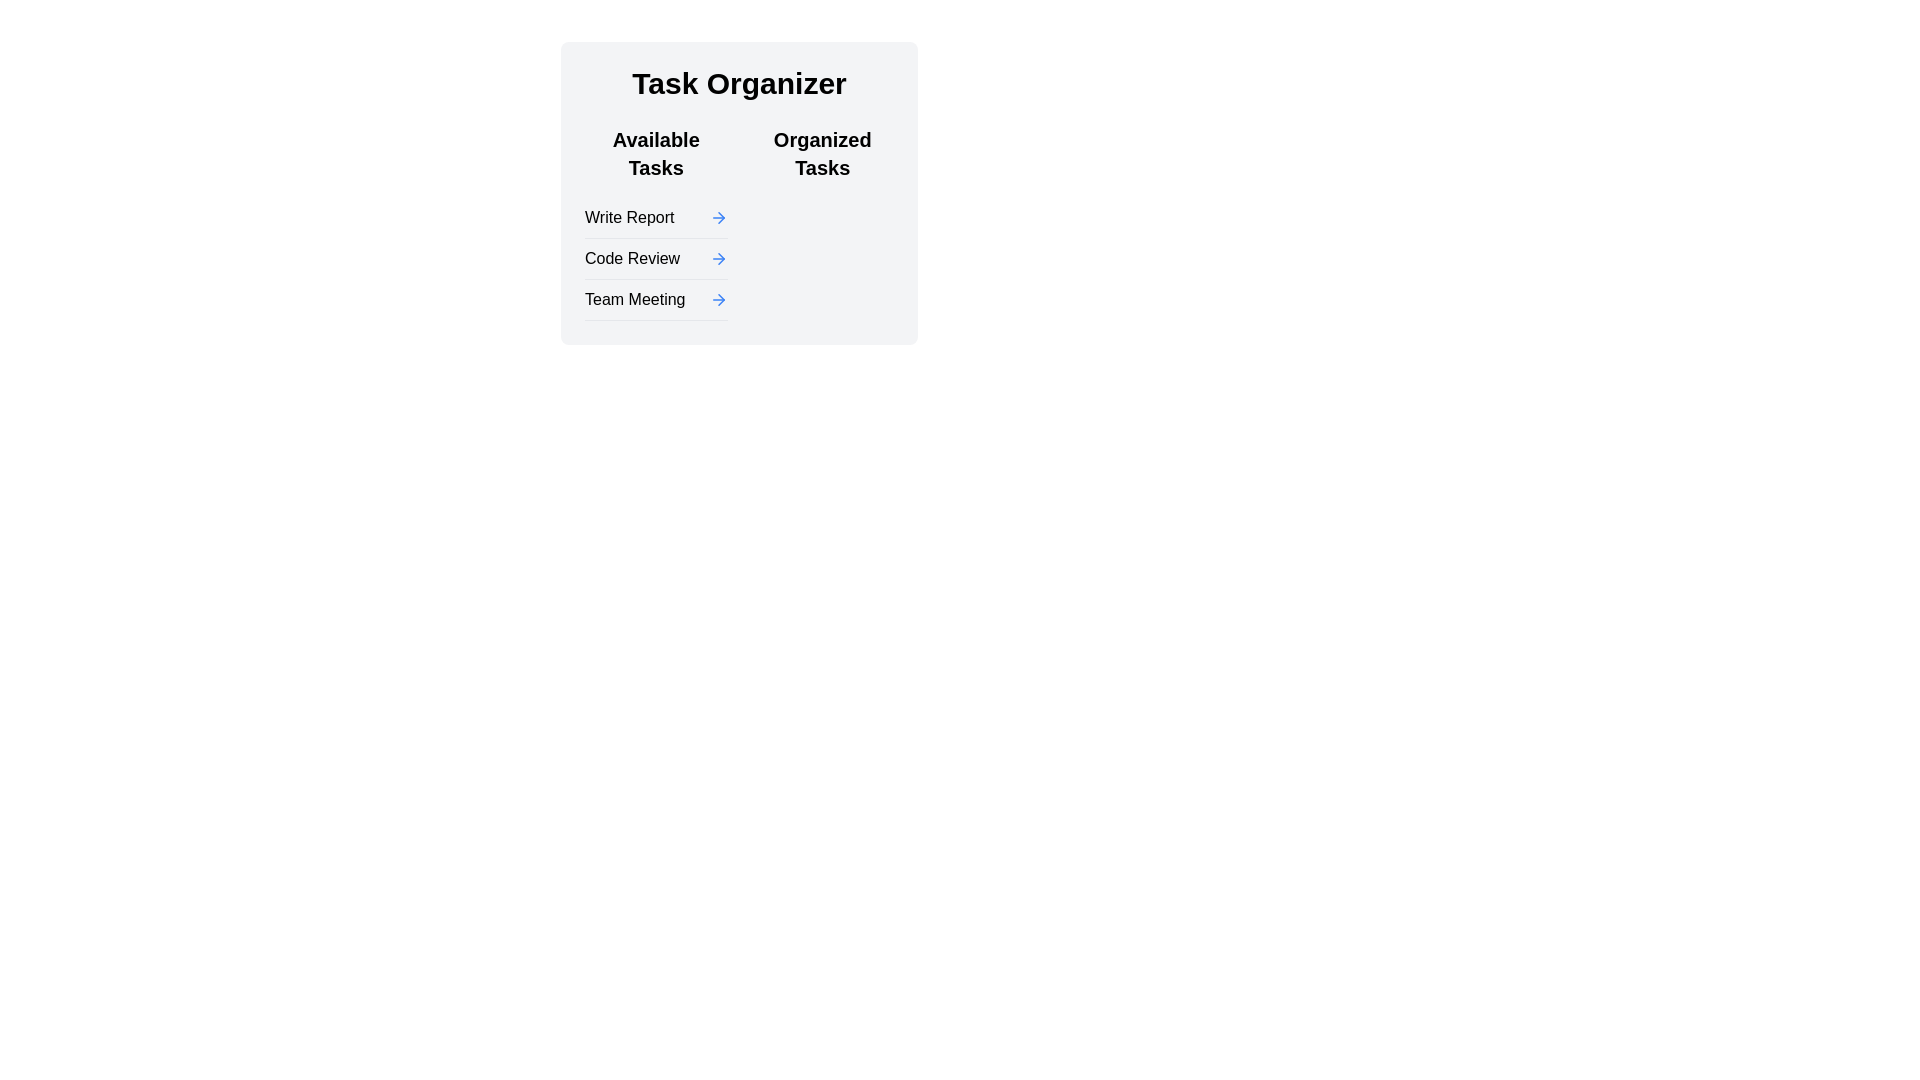 This screenshot has width=1920, height=1080. What do you see at coordinates (628, 218) in the screenshot?
I see `the 'Write Report' text label, which is the leftmost item in the first row of the 'Available Tasks' section in the 'Task Organizer'` at bounding box center [628, 218].